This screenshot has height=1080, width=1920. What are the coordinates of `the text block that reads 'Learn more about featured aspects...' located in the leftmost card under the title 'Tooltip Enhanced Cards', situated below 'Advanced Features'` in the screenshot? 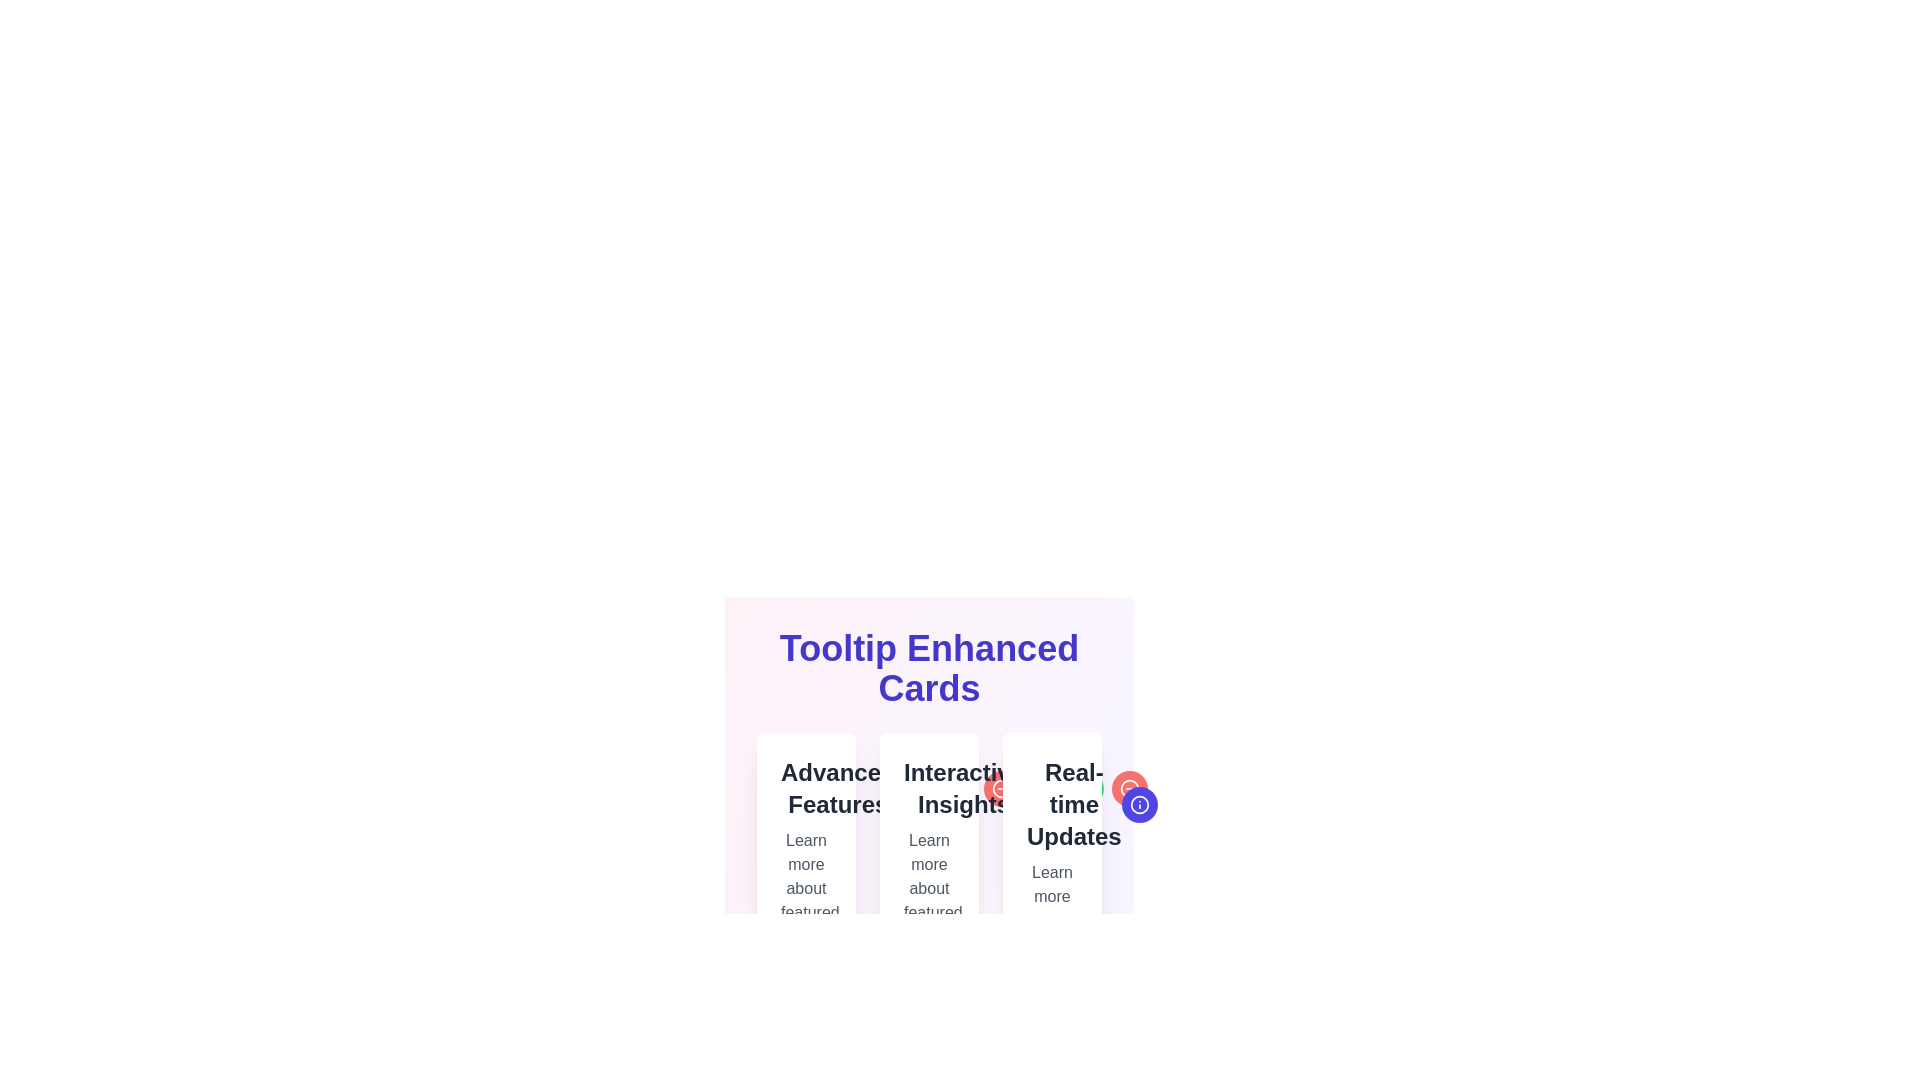 It's located at (806, 887).